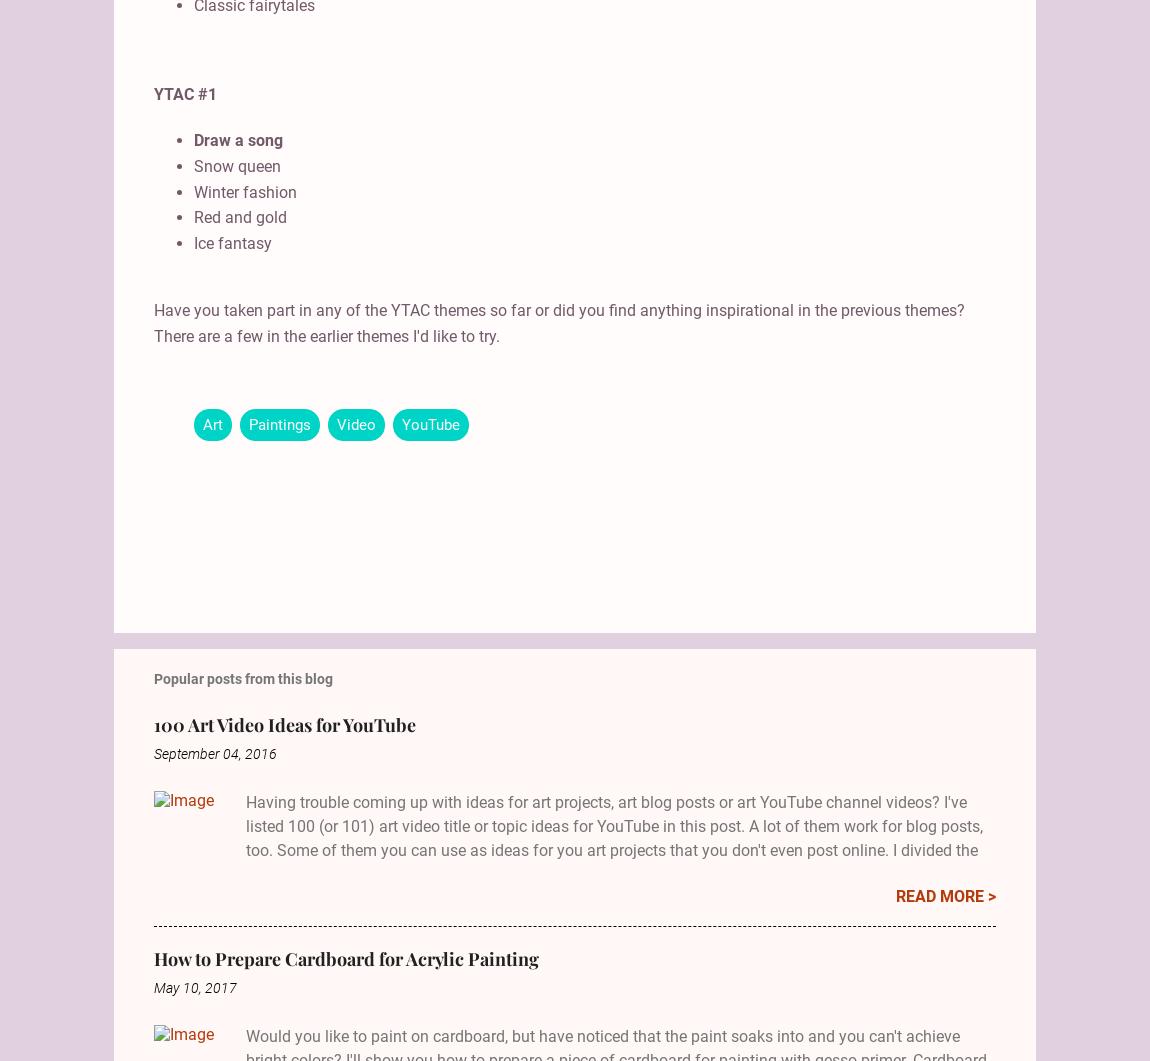 This screenshot has width=1150, height=1061. I want to click on 'Red and gold', so click(239, 216).